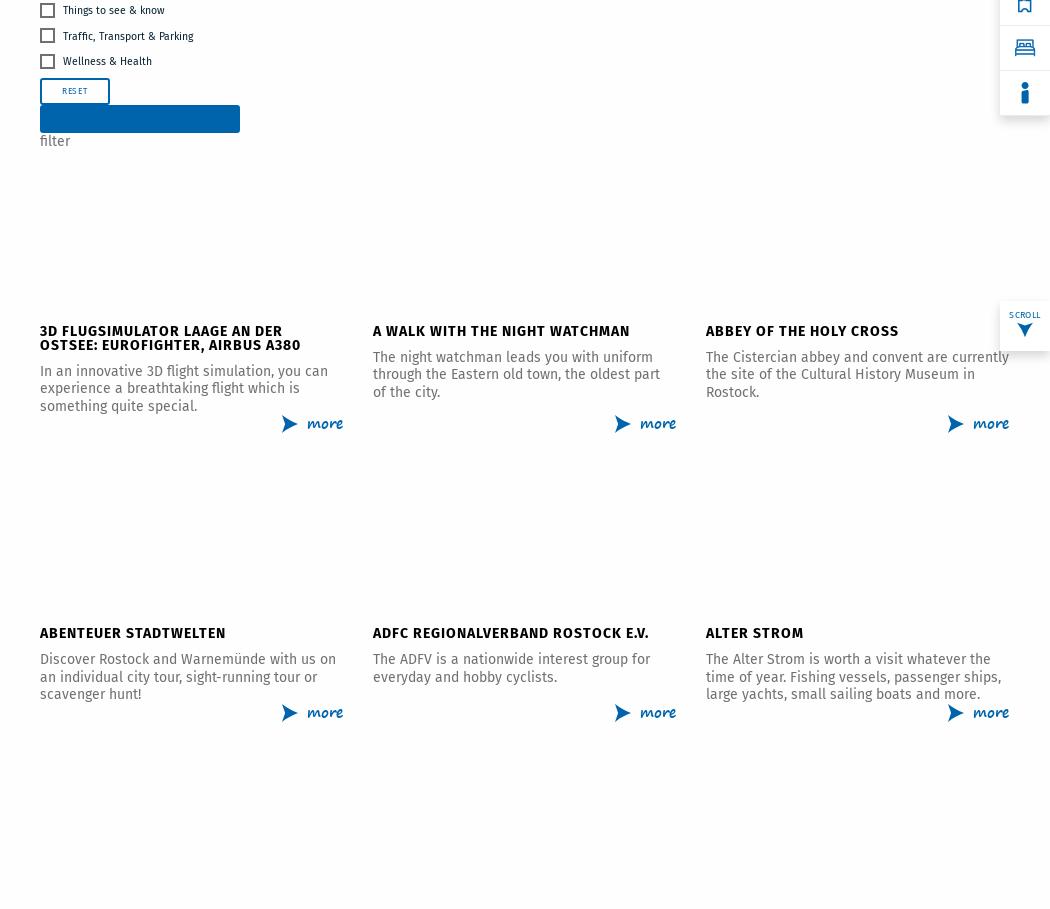 This screenshot has width=1050, height=909. I want to click on '3D Flugsimulator Laage an der Ostsee: Eurofighter, Airbus A380', so click(170, 337).